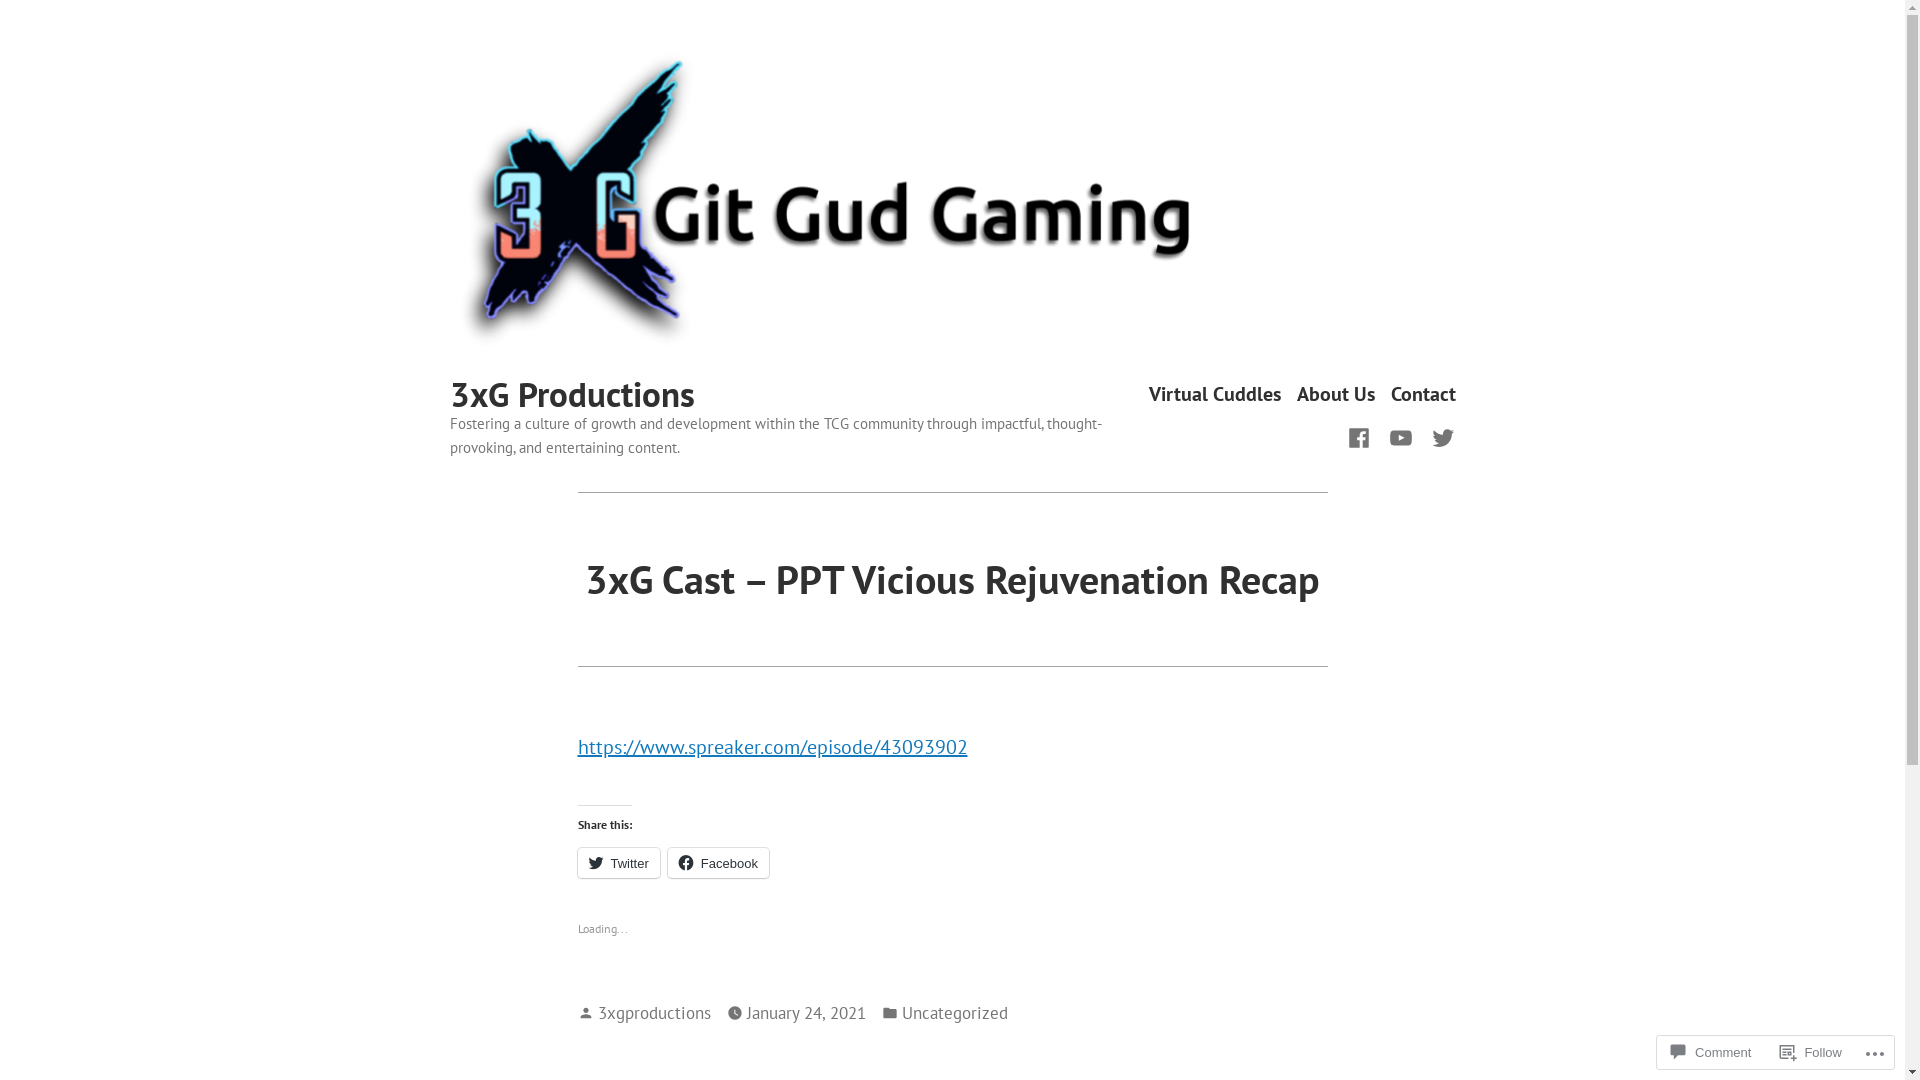 The width and height of the screenshot is (1920, 1080). I want to click on 'January 24, 2021', so click(805, 1013).